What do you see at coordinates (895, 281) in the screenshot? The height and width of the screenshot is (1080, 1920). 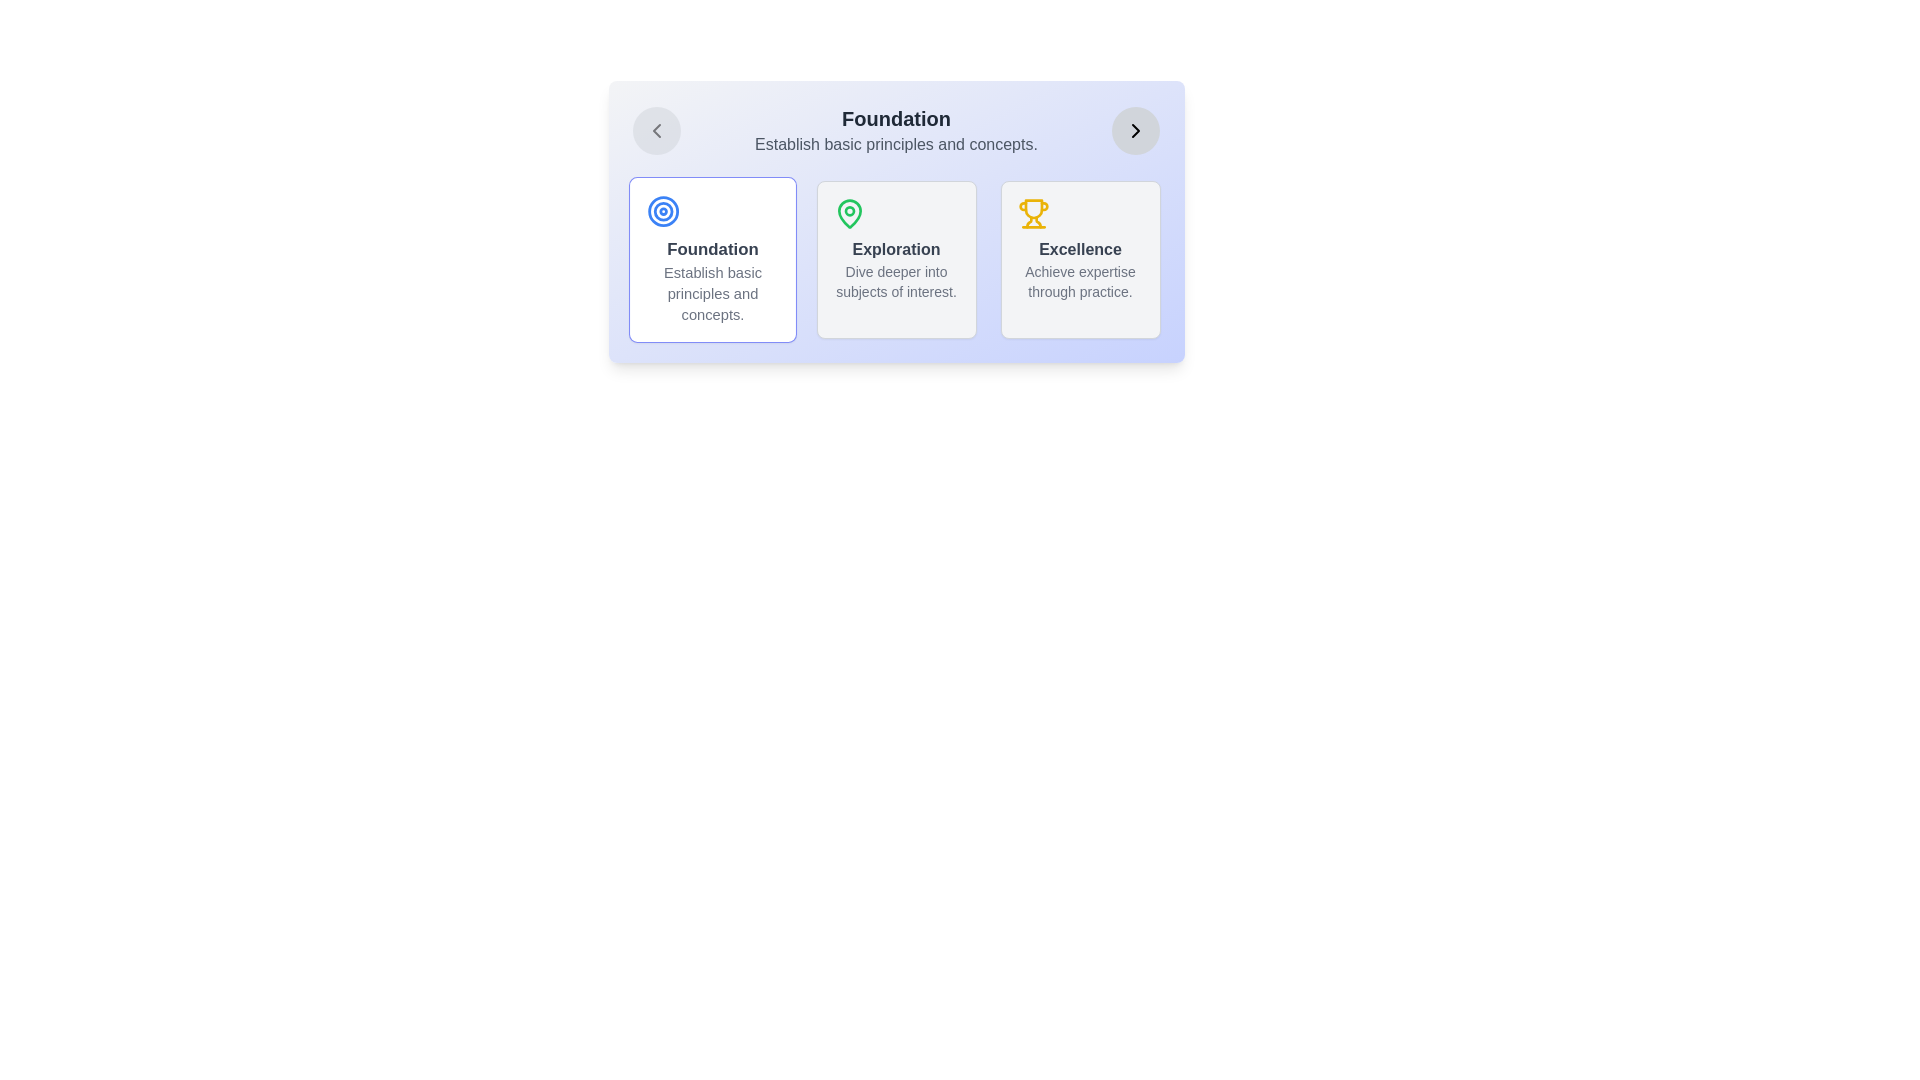 I see `static text element providing additional descriptive information related to the 'Exploration' heading, located in the middle section of a three-card layout with a gray background` at bounding box center [895, 281].